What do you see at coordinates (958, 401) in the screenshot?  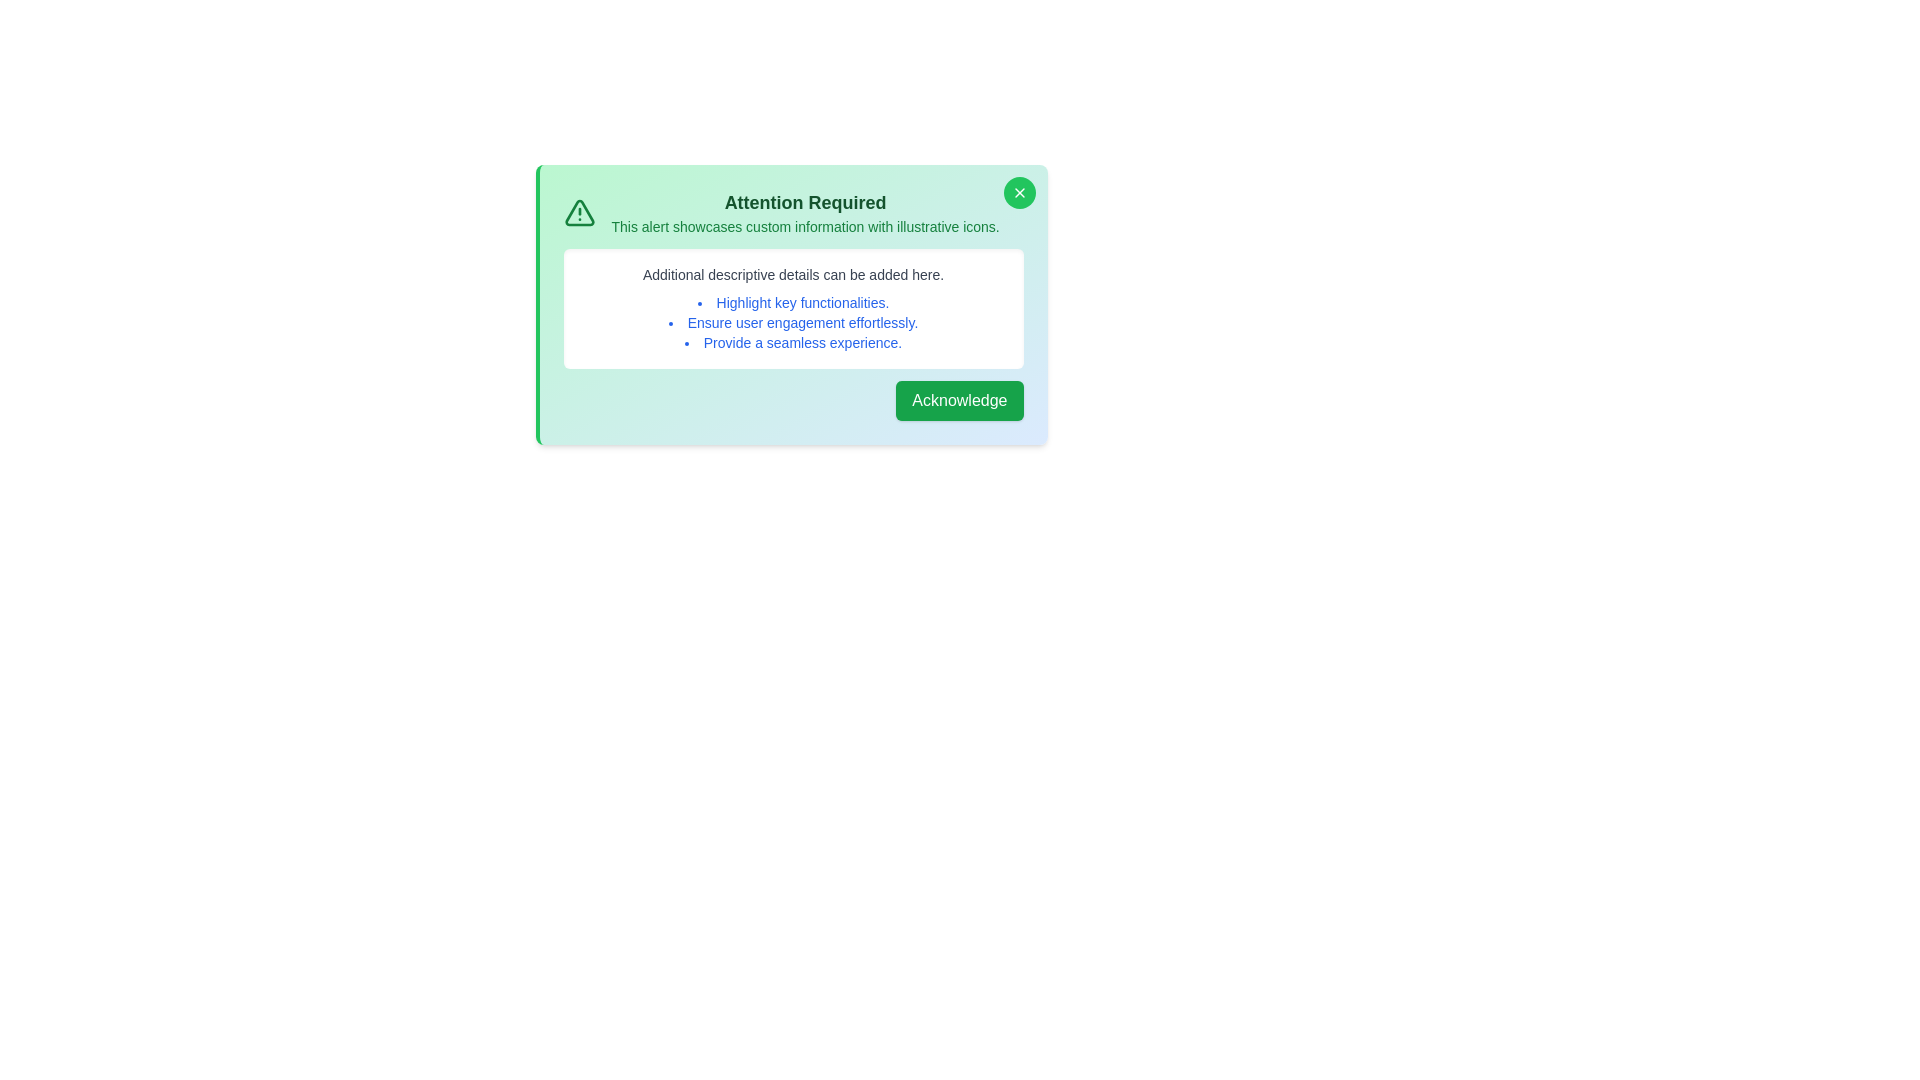 I see `the 'Acknowledge' button to acknowledge the alert` at bounding box center [958, 401].